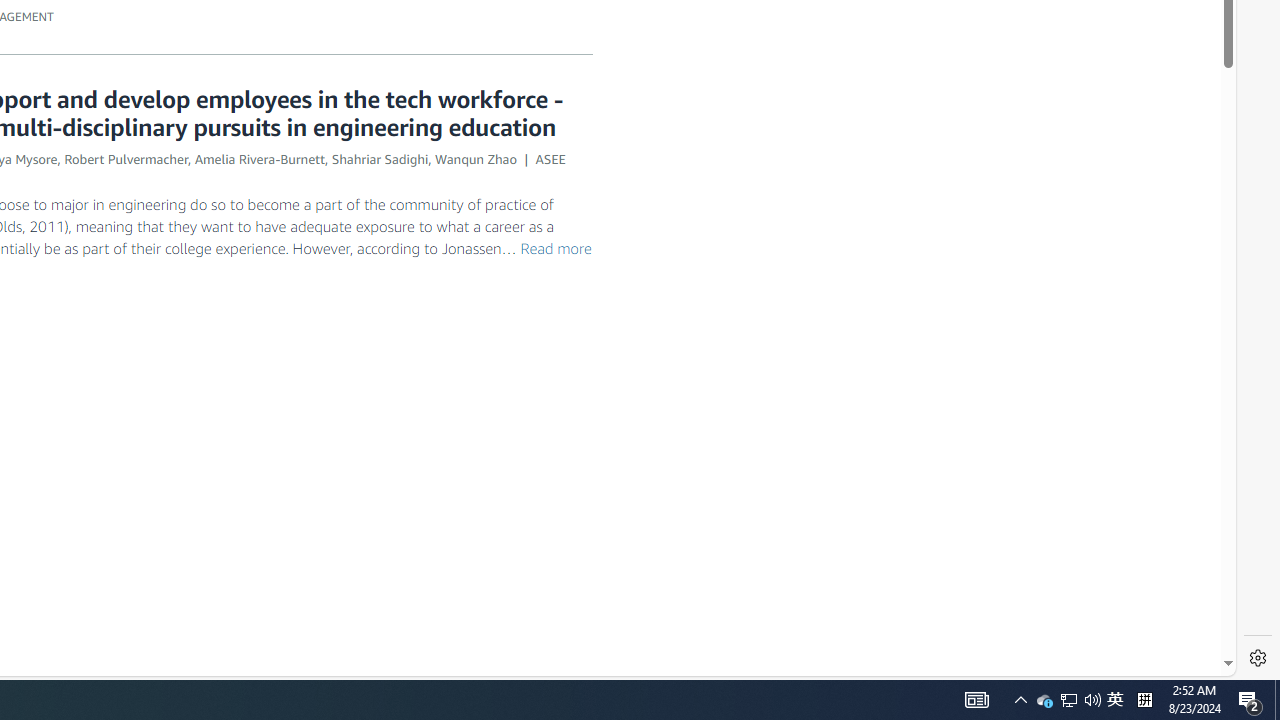 This screenshot has height=720, width=1280. Describe the element at coordinates (555, 246) in the screenshot. I see `'Read more'` at that location.